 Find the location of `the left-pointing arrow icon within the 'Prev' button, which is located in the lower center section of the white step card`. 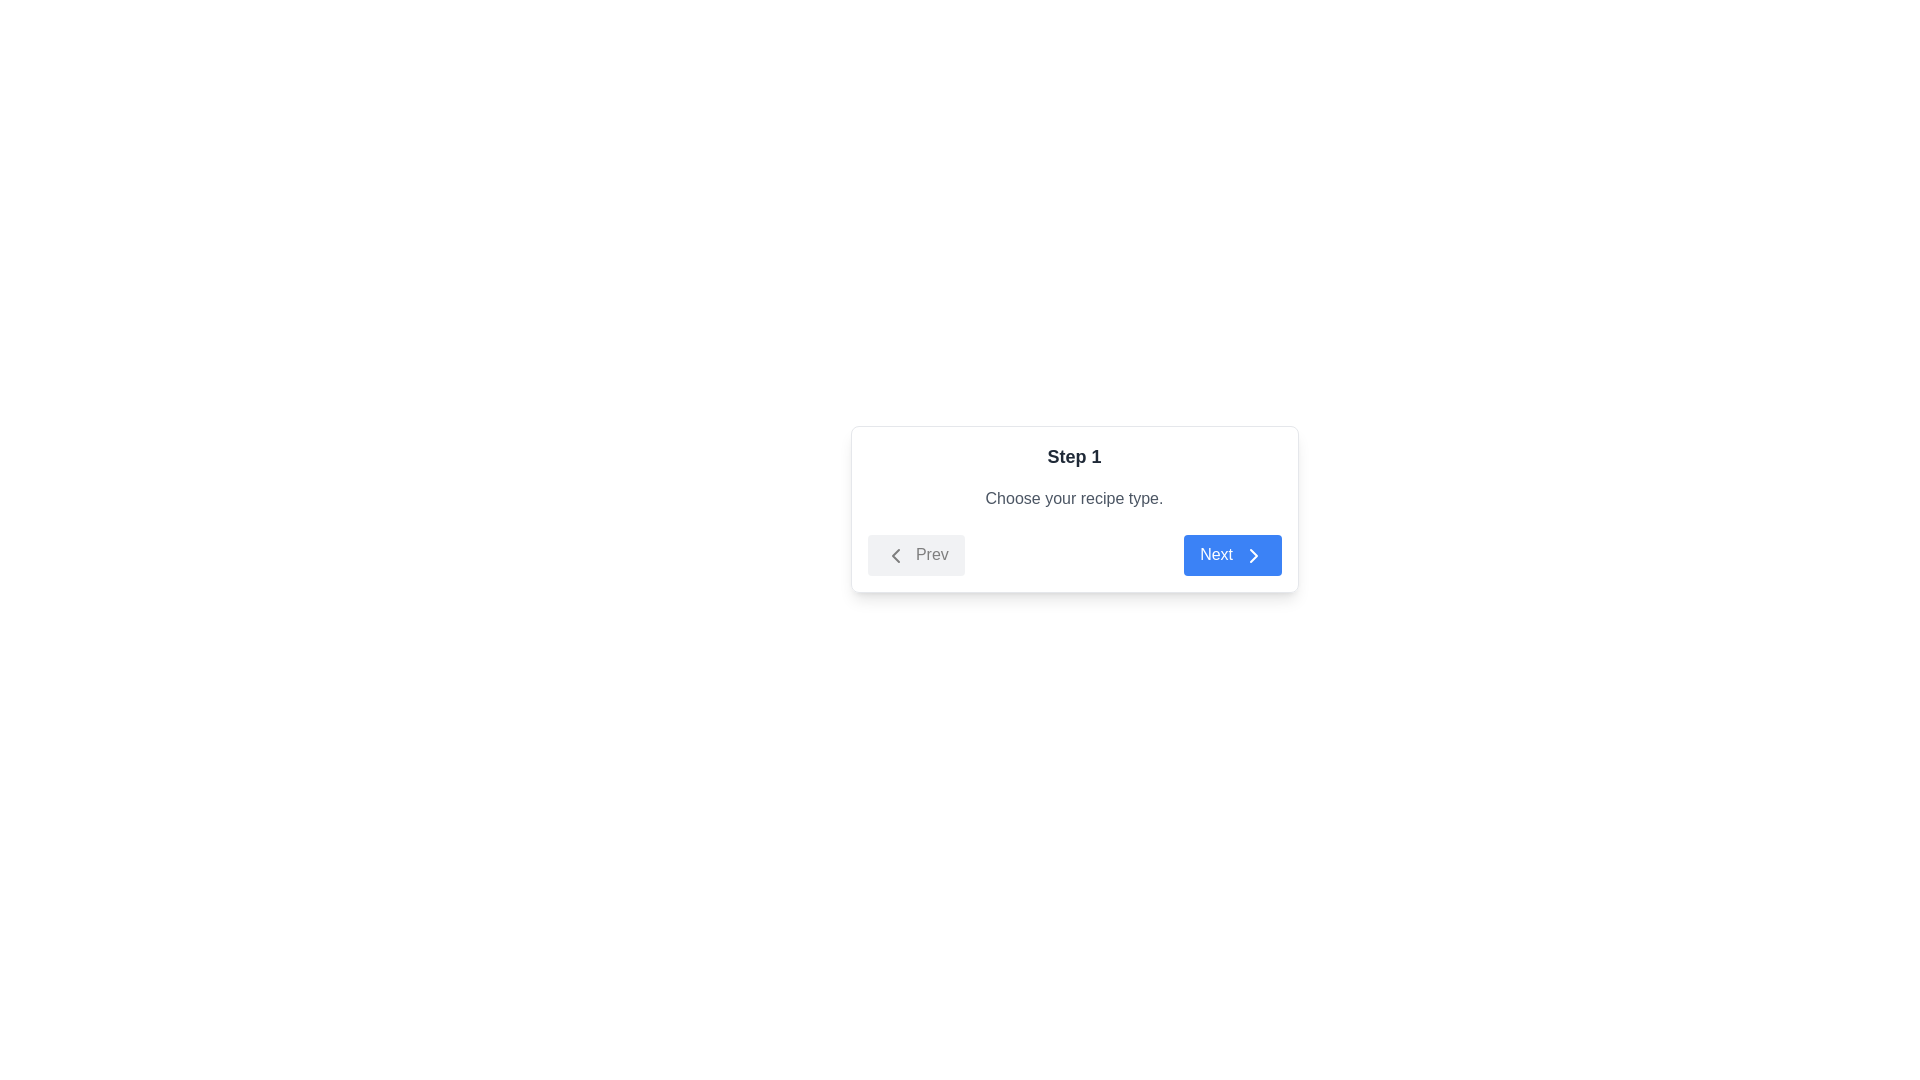

the left-pointing arrow icon within the 'Prev' button, which is located in the lower center section of the white step card is located at coordinates (894, 555).